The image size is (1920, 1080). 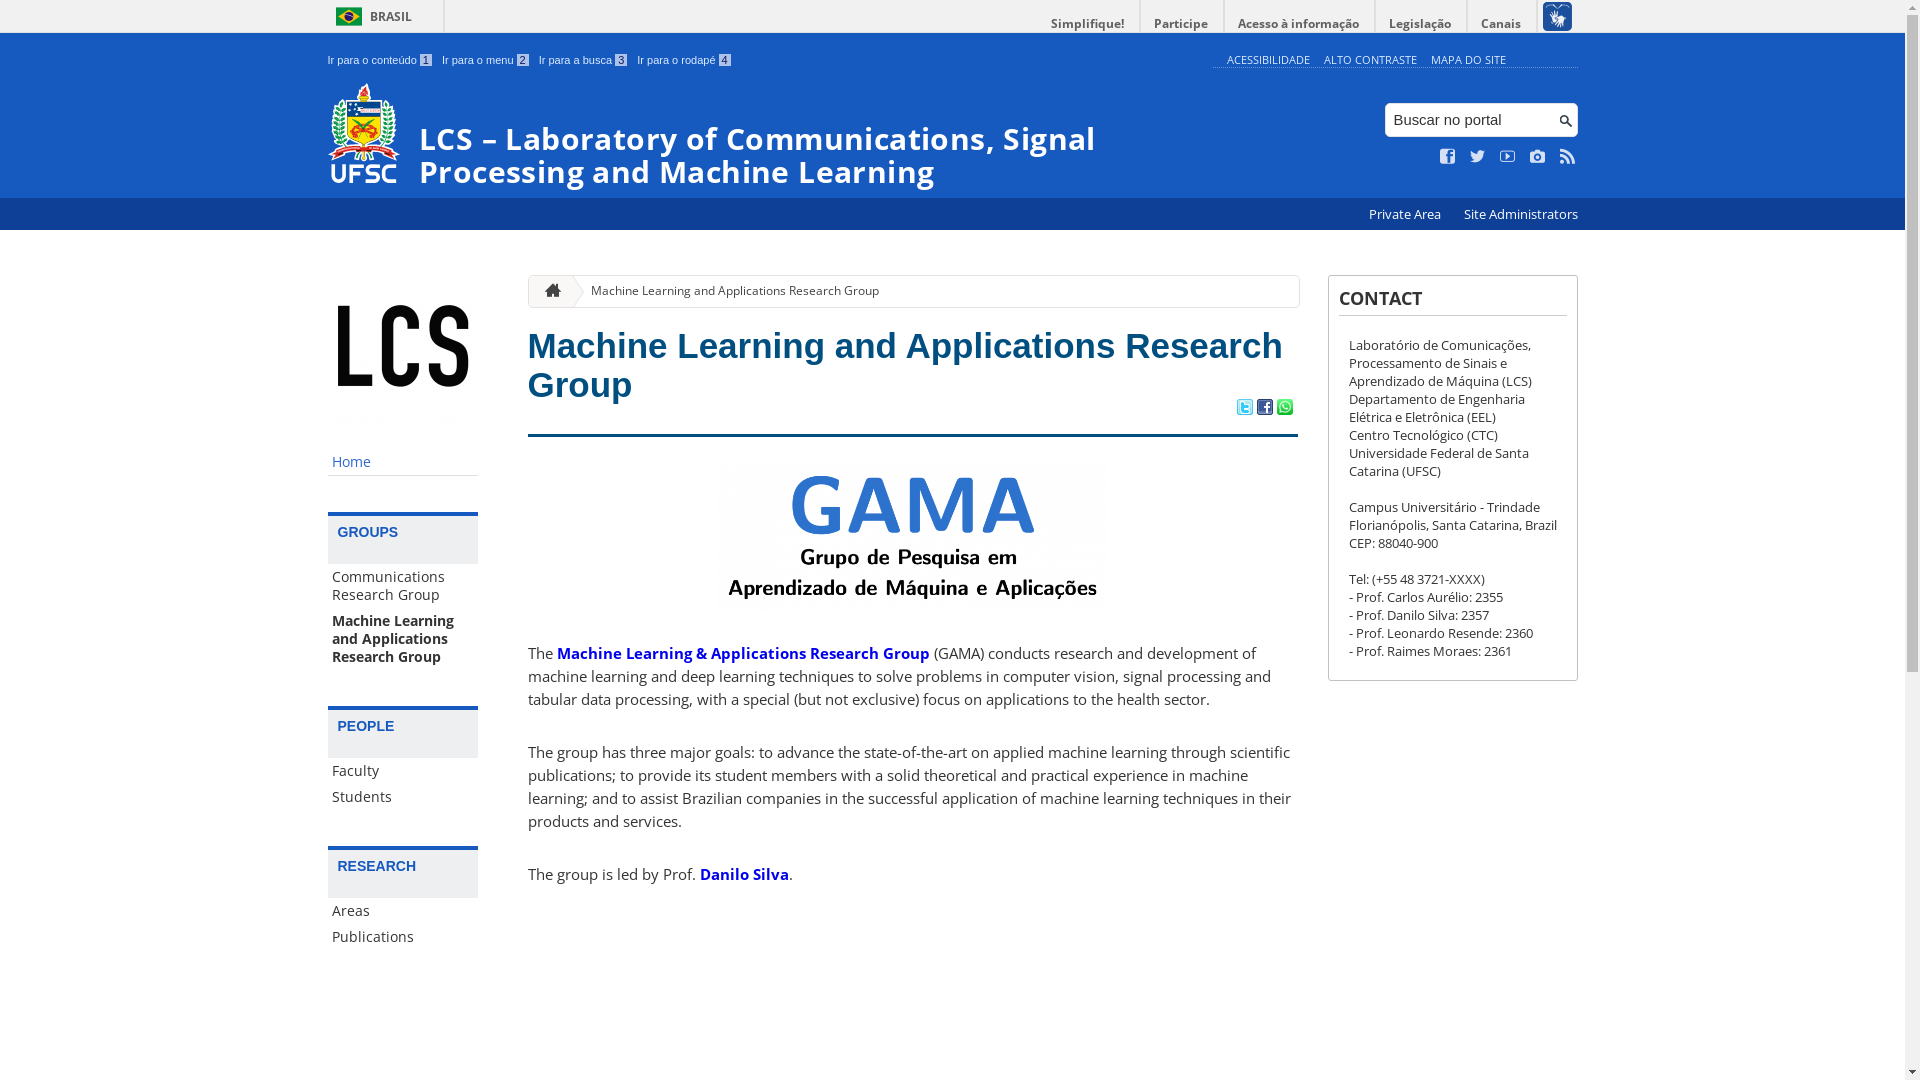 What do you see at coordinates (1440, 156) in the screenshot?
I see `'Curta no Facebook'` at bounding box center [1440, 156].